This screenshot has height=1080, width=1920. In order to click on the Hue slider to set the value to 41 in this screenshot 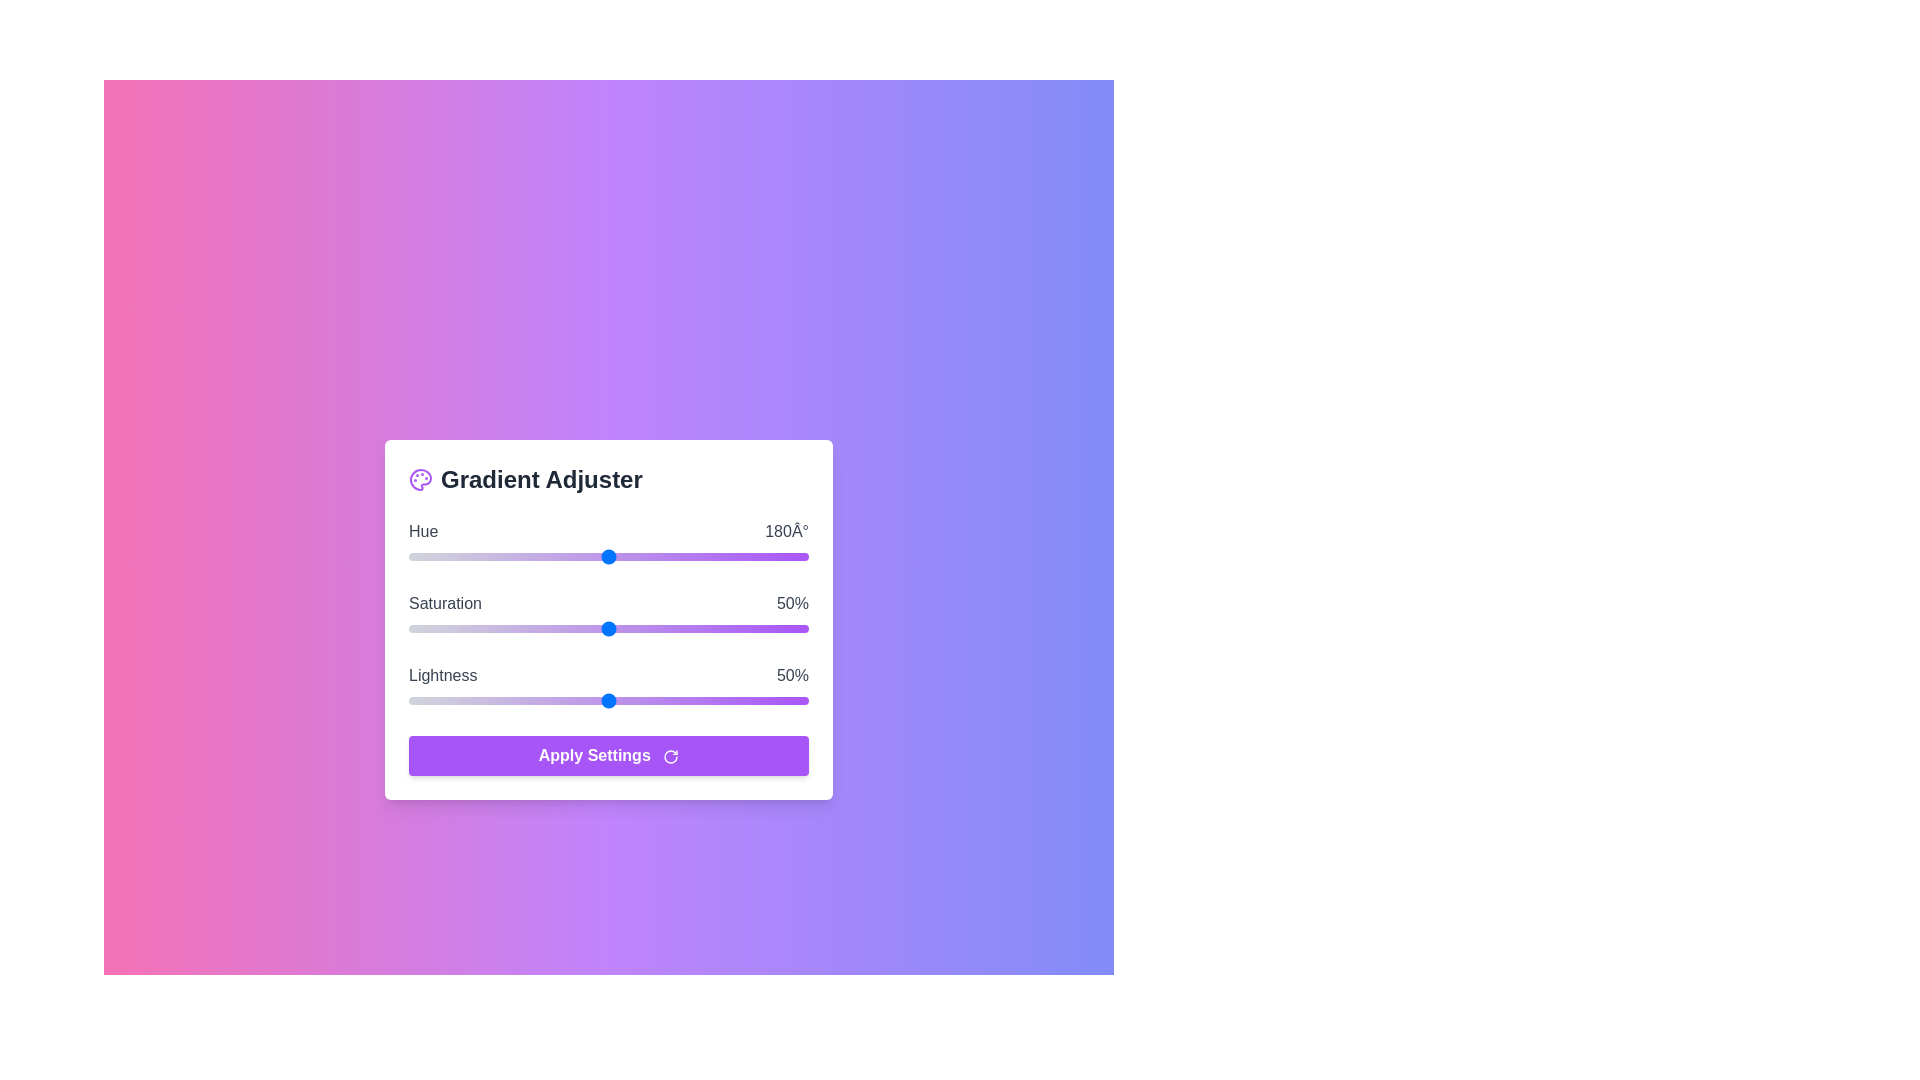, I will do `click(453, 556)`.